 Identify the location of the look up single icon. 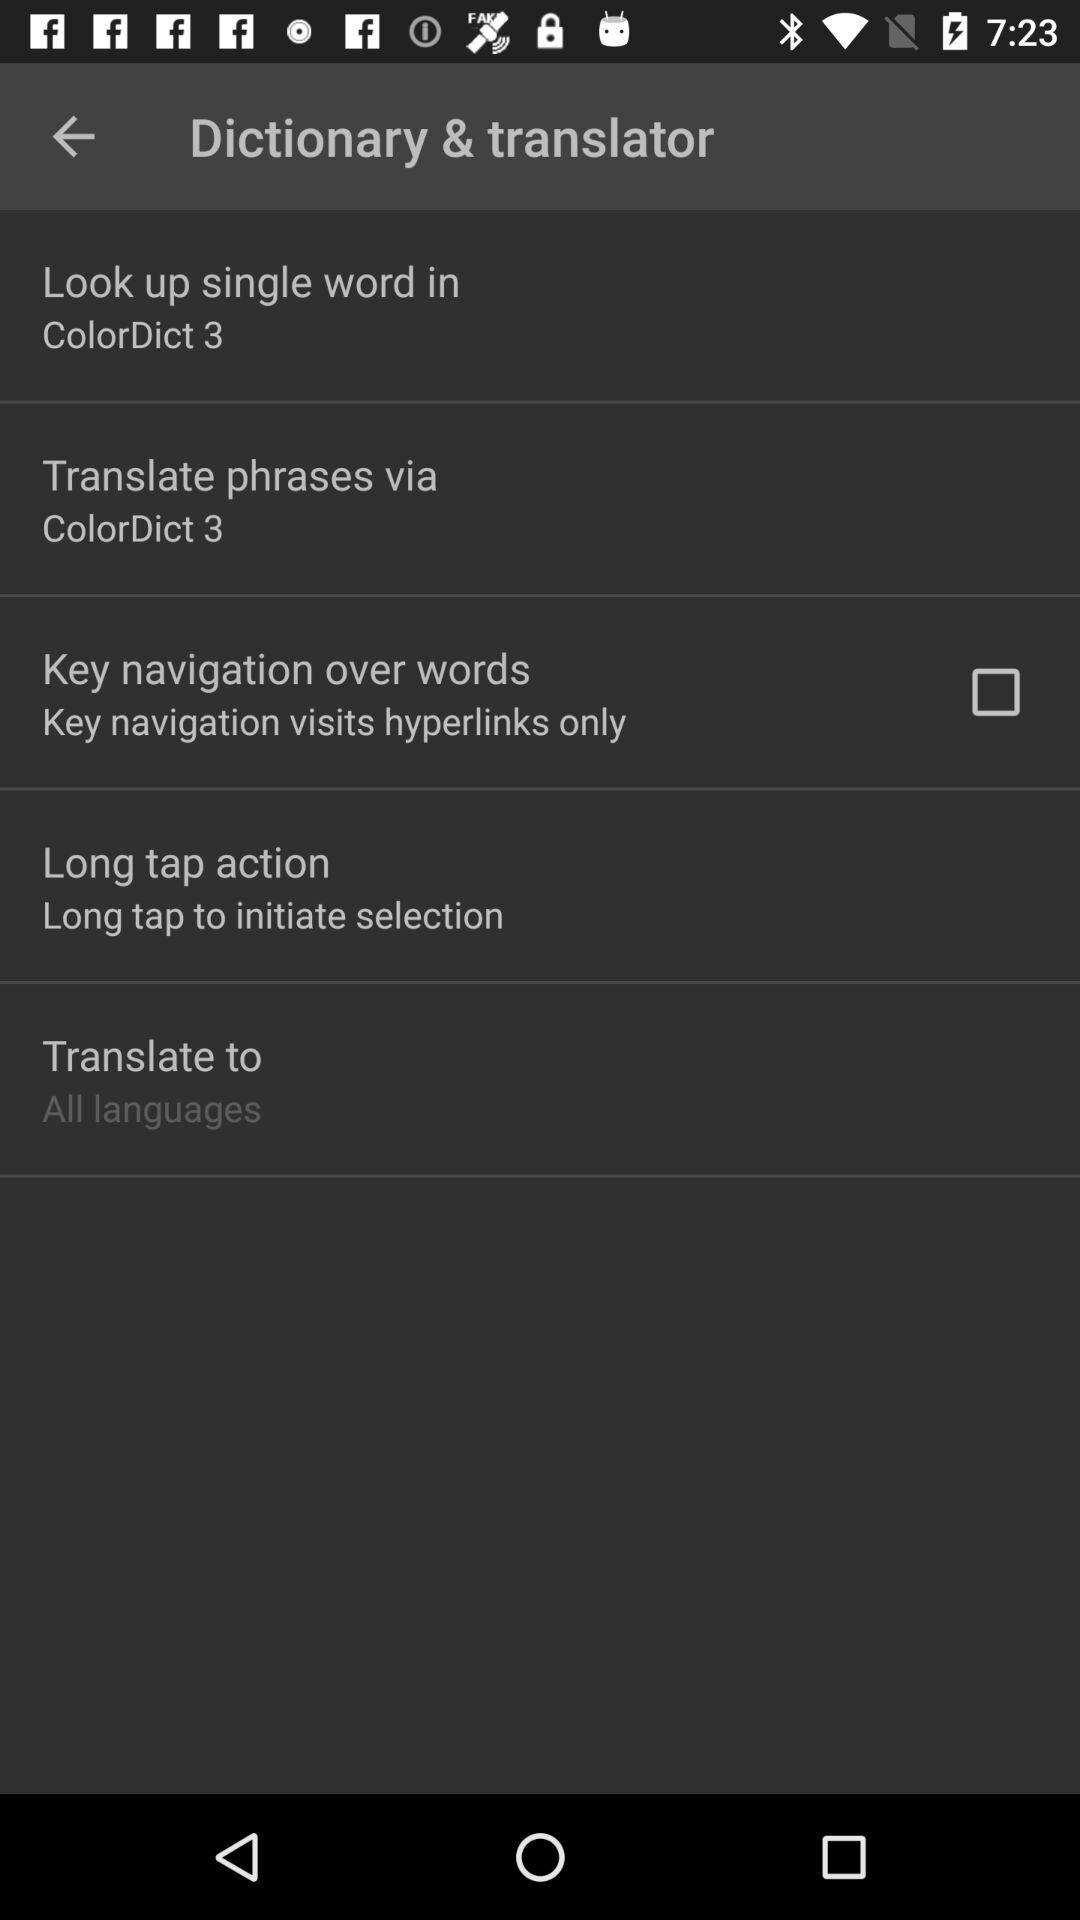
(250, 279).